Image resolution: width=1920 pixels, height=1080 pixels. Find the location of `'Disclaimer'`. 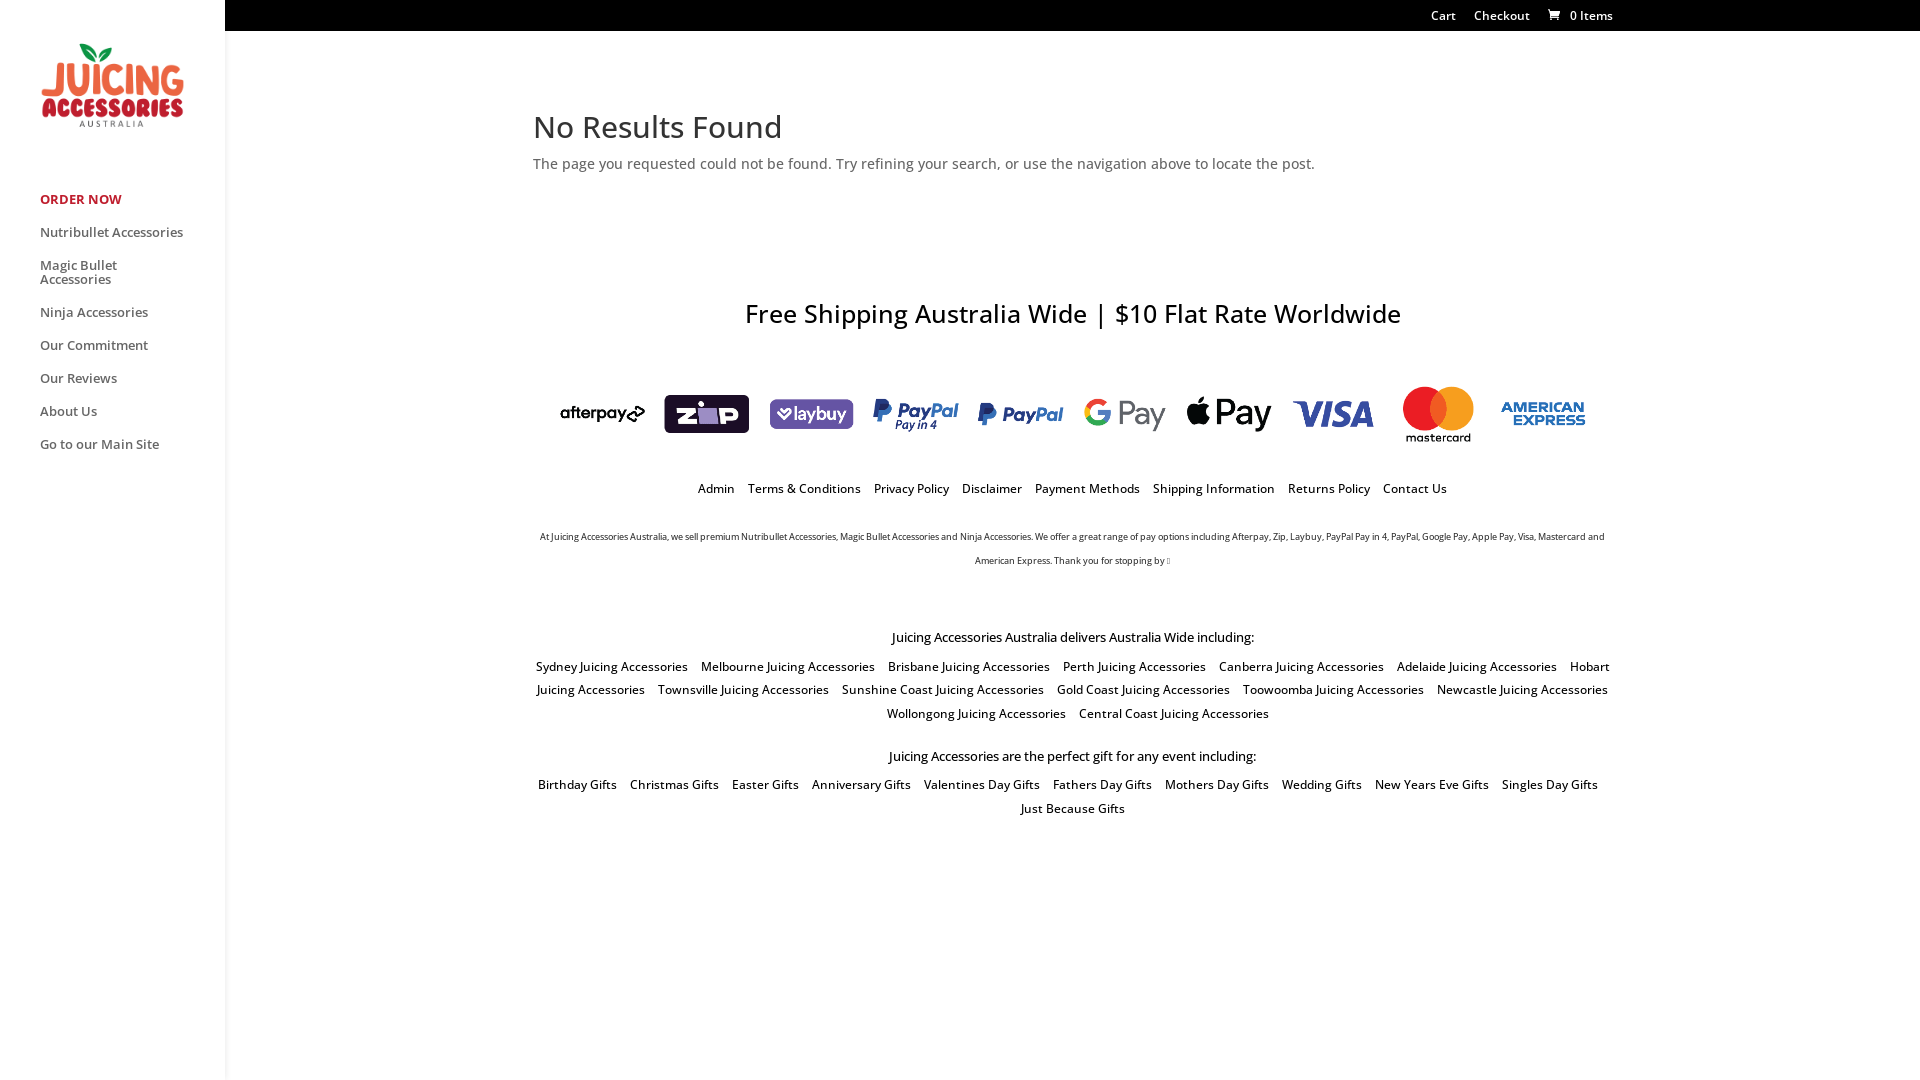

'Disclaimer' is located at coordinates (961, 488).